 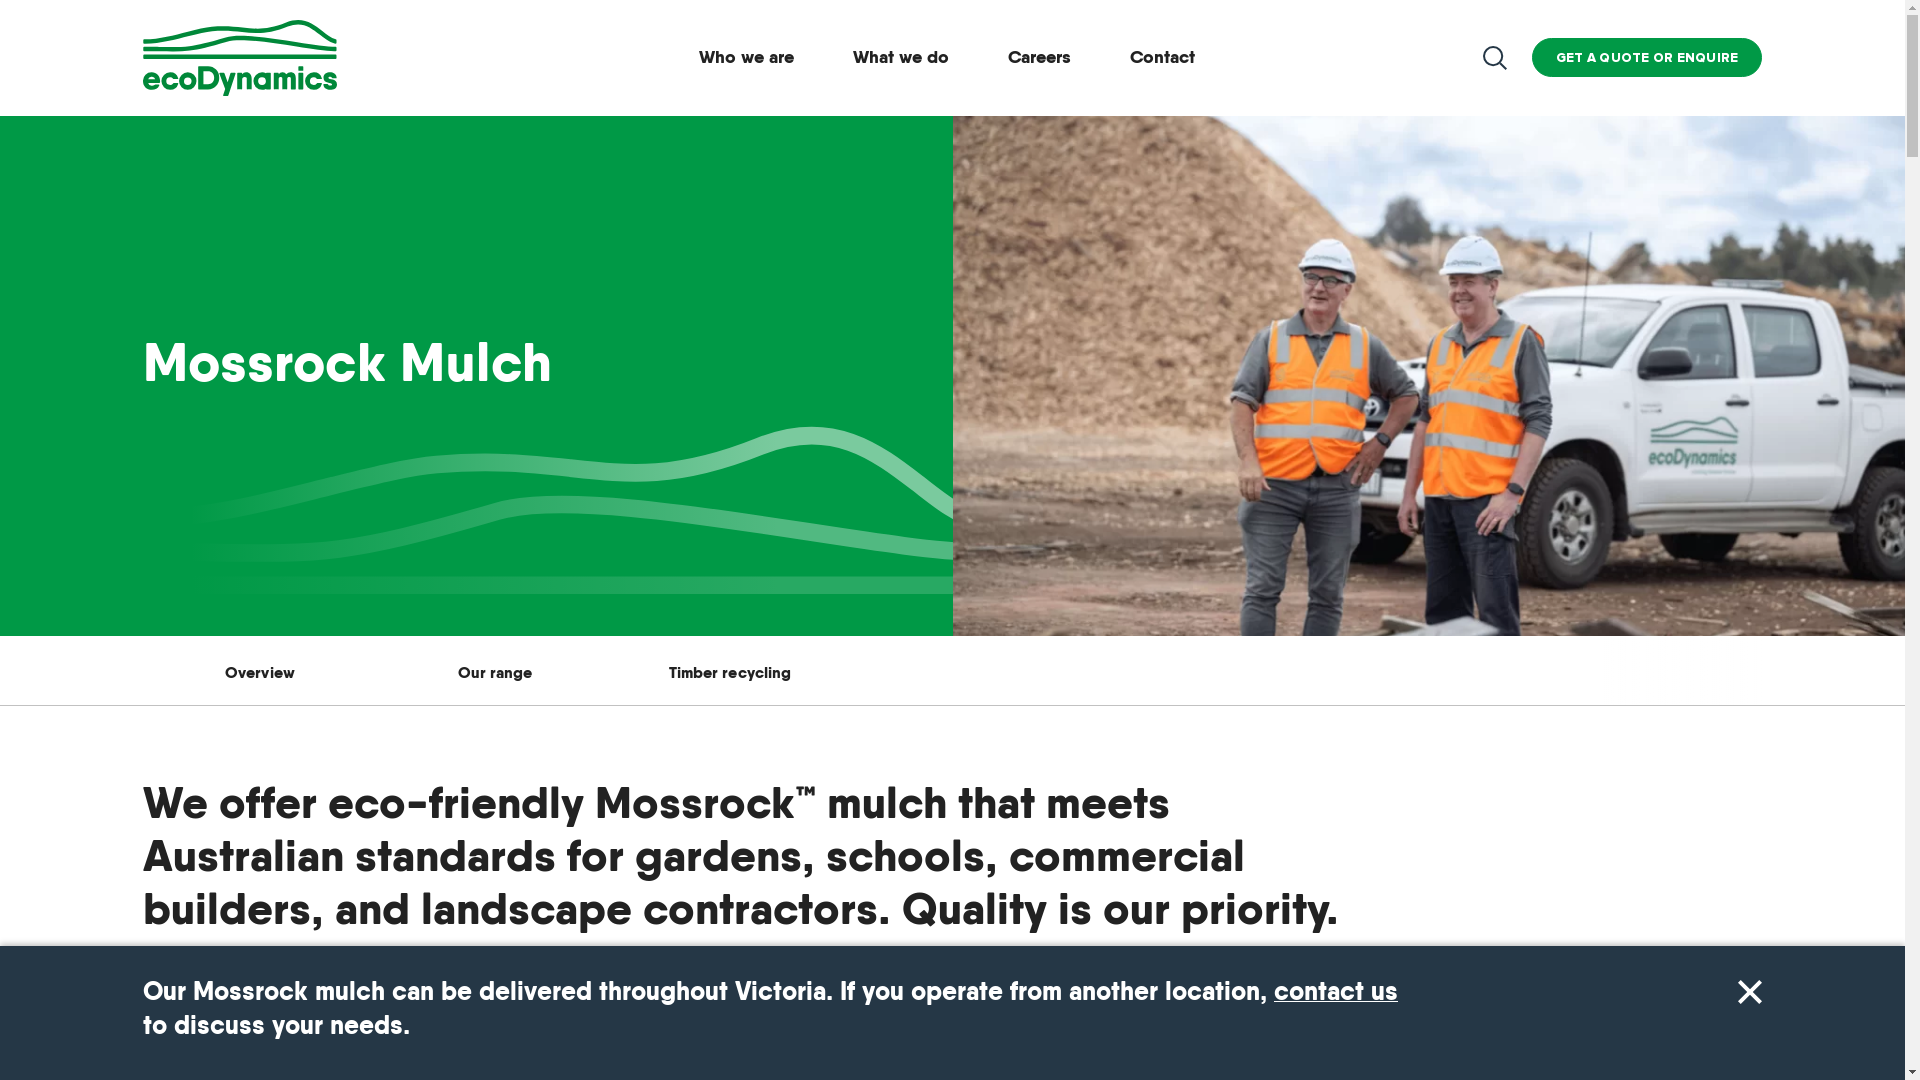 What do you see at coordinates (900, 56) in the screenshot?
I see `'What we do'` at bounding box center [900, 56].